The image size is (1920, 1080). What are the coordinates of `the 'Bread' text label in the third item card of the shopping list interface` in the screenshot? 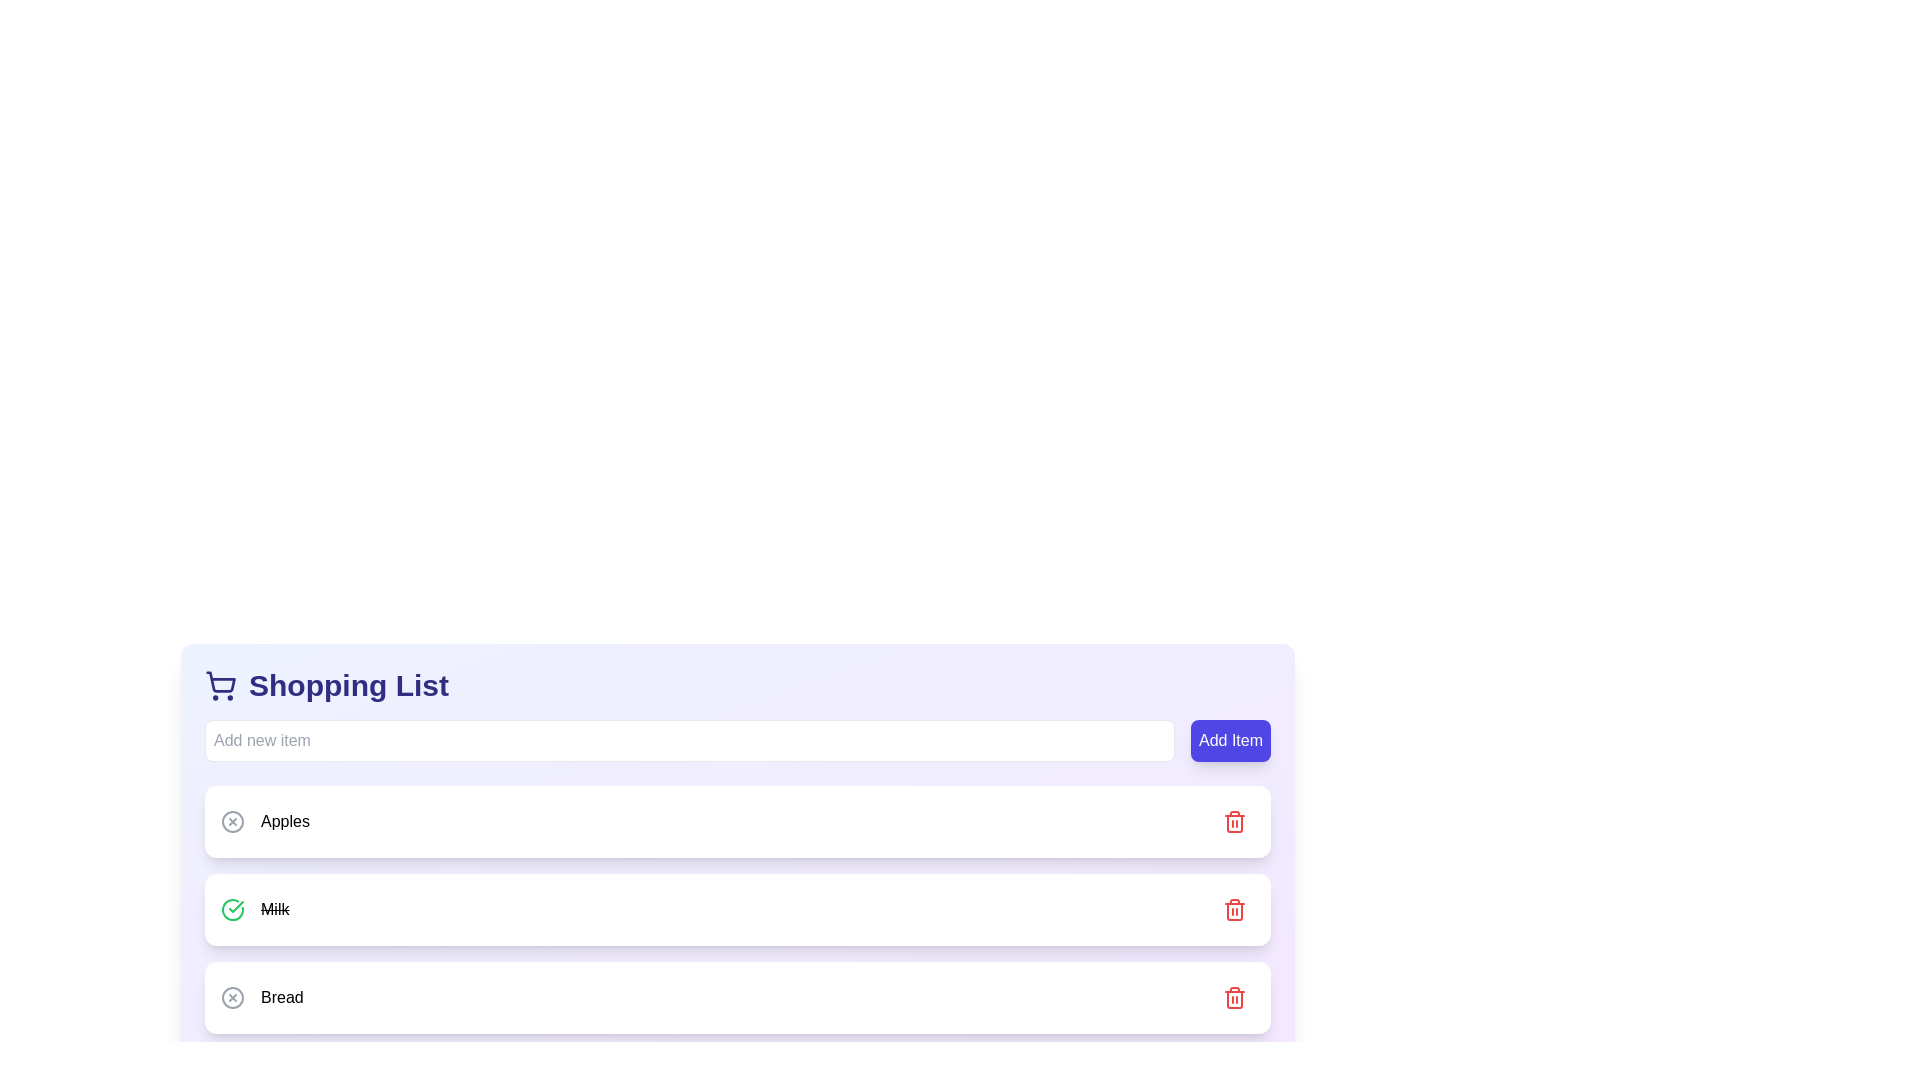 It's located at (261, 998).